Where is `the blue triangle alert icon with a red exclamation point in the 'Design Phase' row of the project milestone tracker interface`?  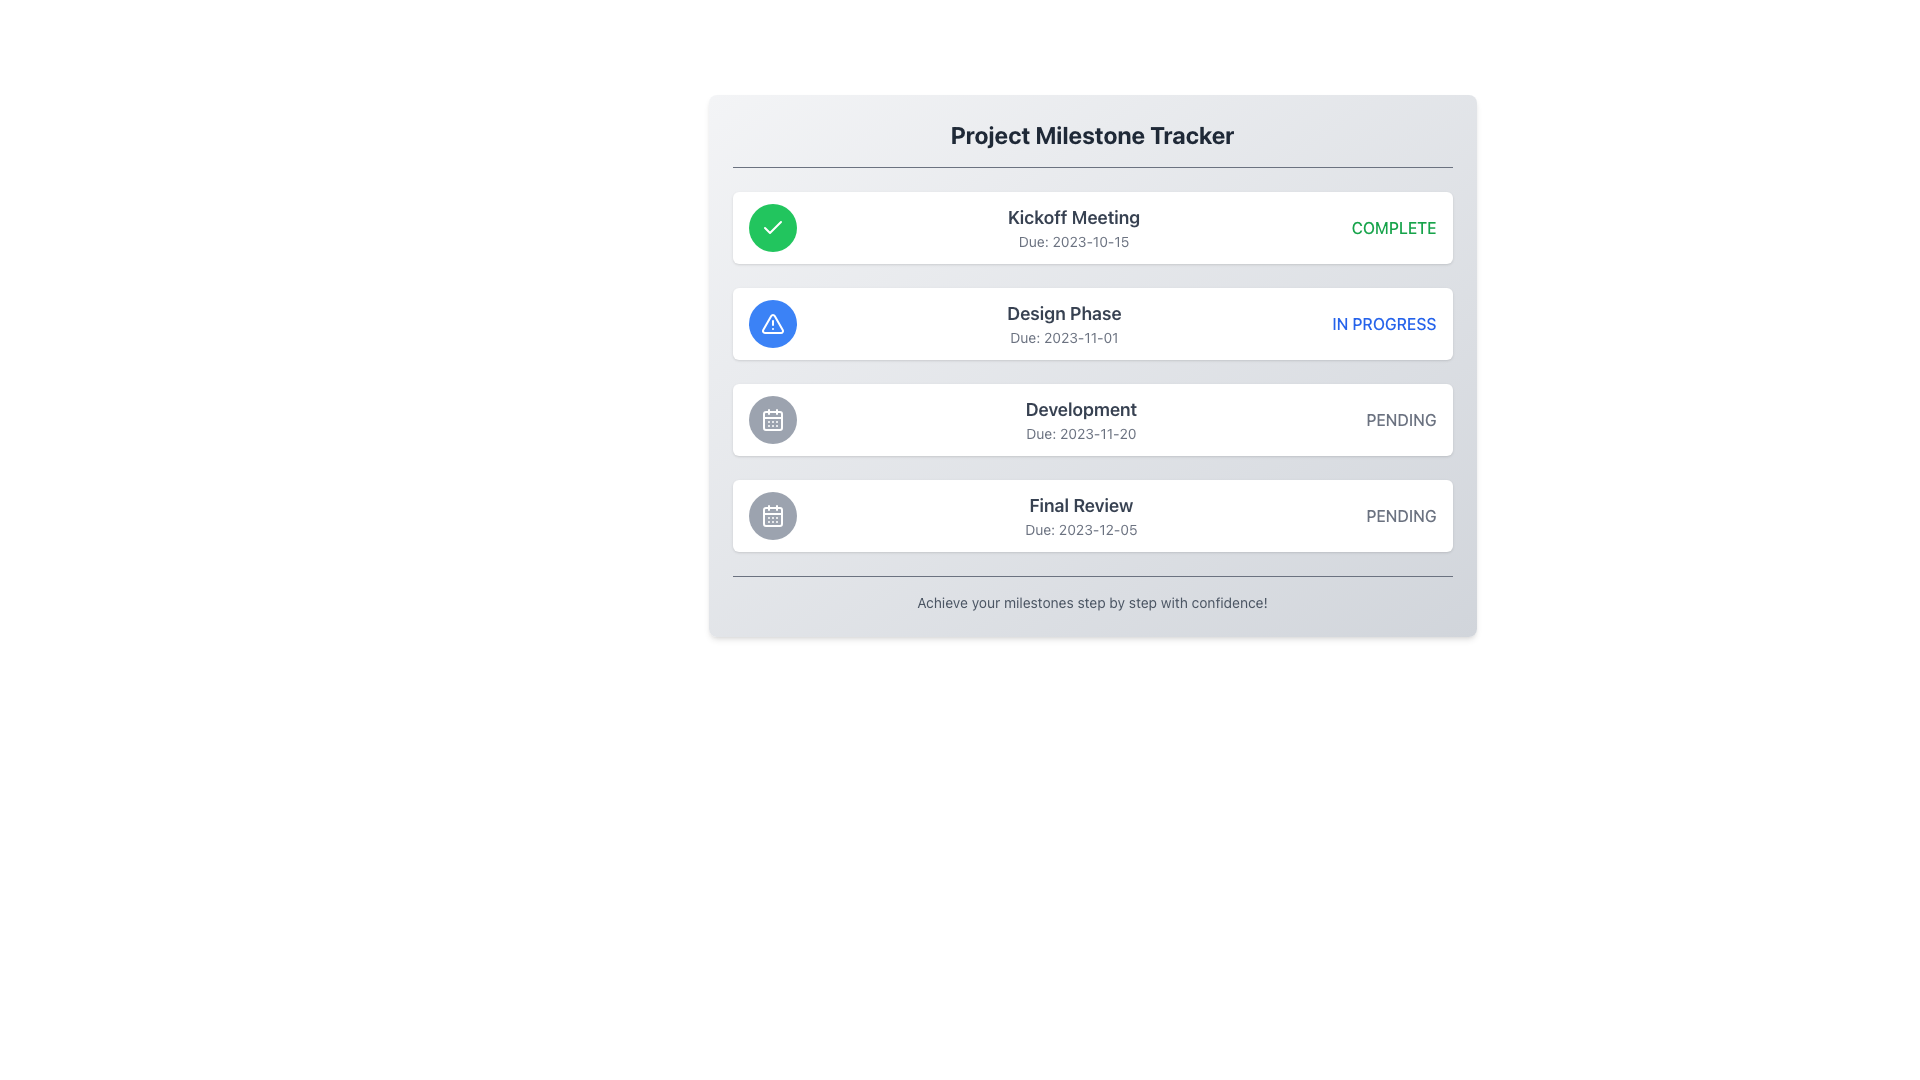 the blue triangle alert icon with a red exclamation point in the 'Design Phase' row of the project milestone tracker interface is located at coordinates (771, 323).